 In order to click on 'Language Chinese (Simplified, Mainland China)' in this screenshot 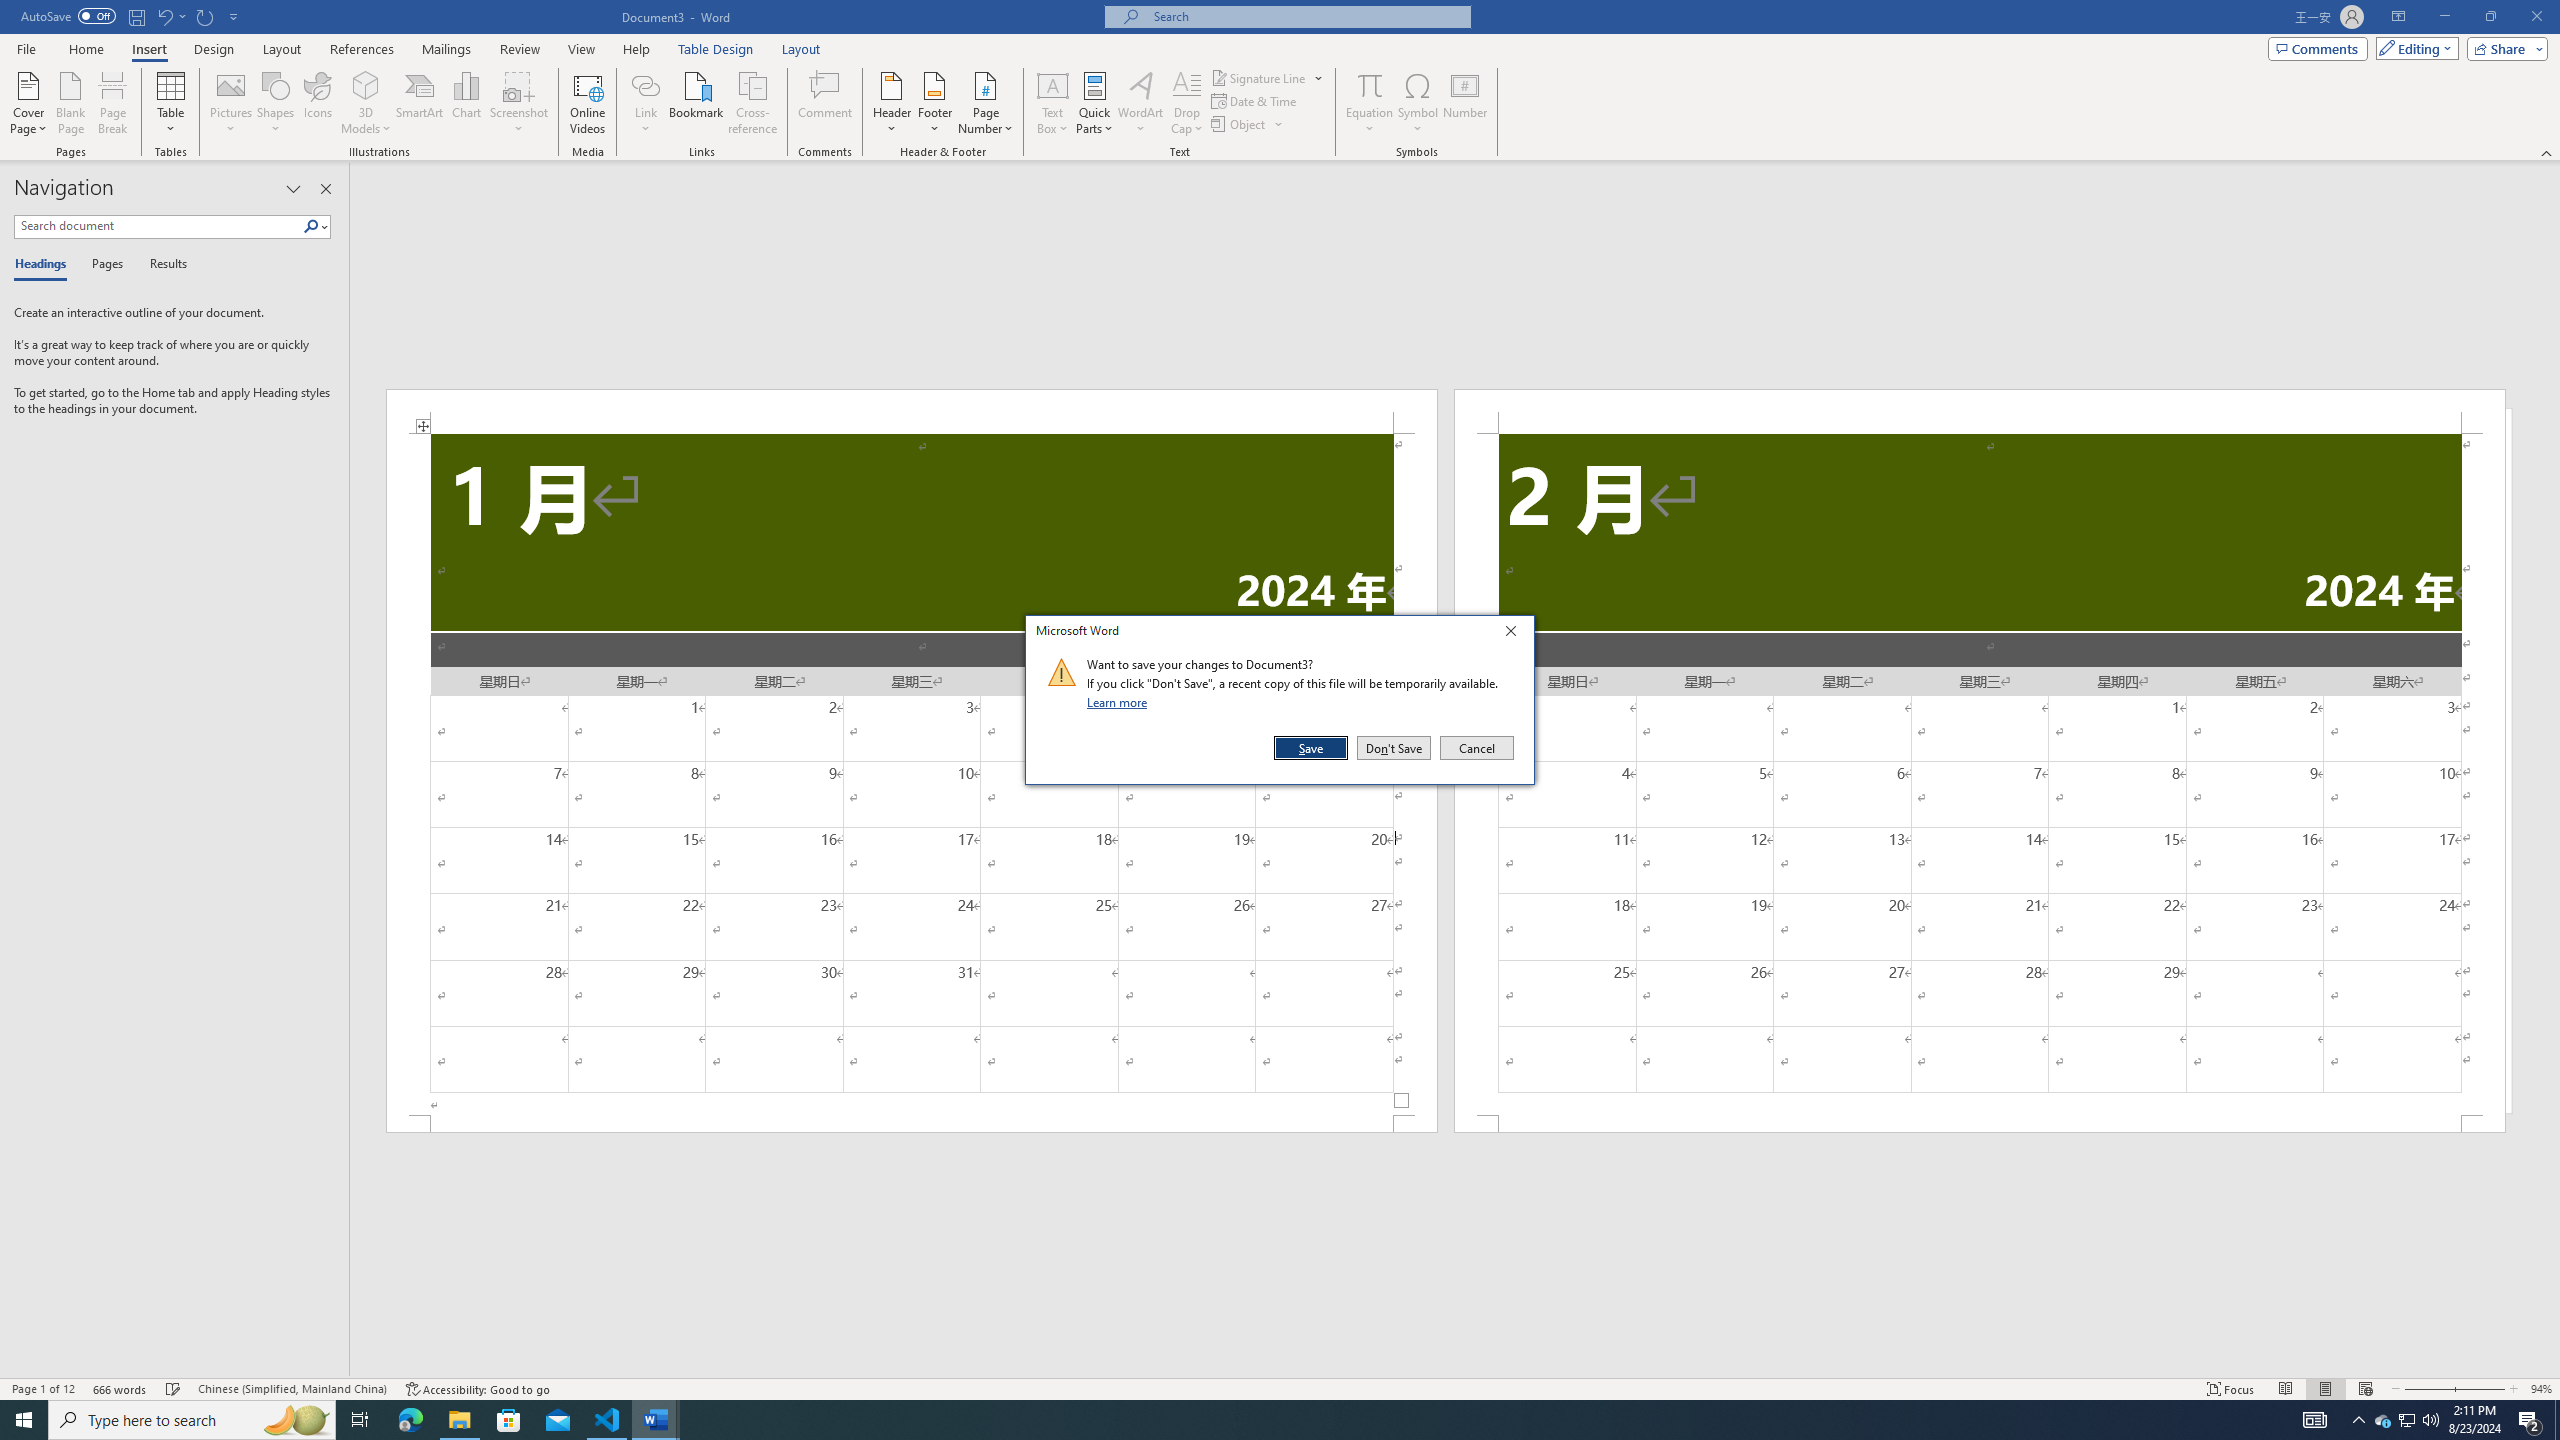, I will do `click(290, 1389)`.